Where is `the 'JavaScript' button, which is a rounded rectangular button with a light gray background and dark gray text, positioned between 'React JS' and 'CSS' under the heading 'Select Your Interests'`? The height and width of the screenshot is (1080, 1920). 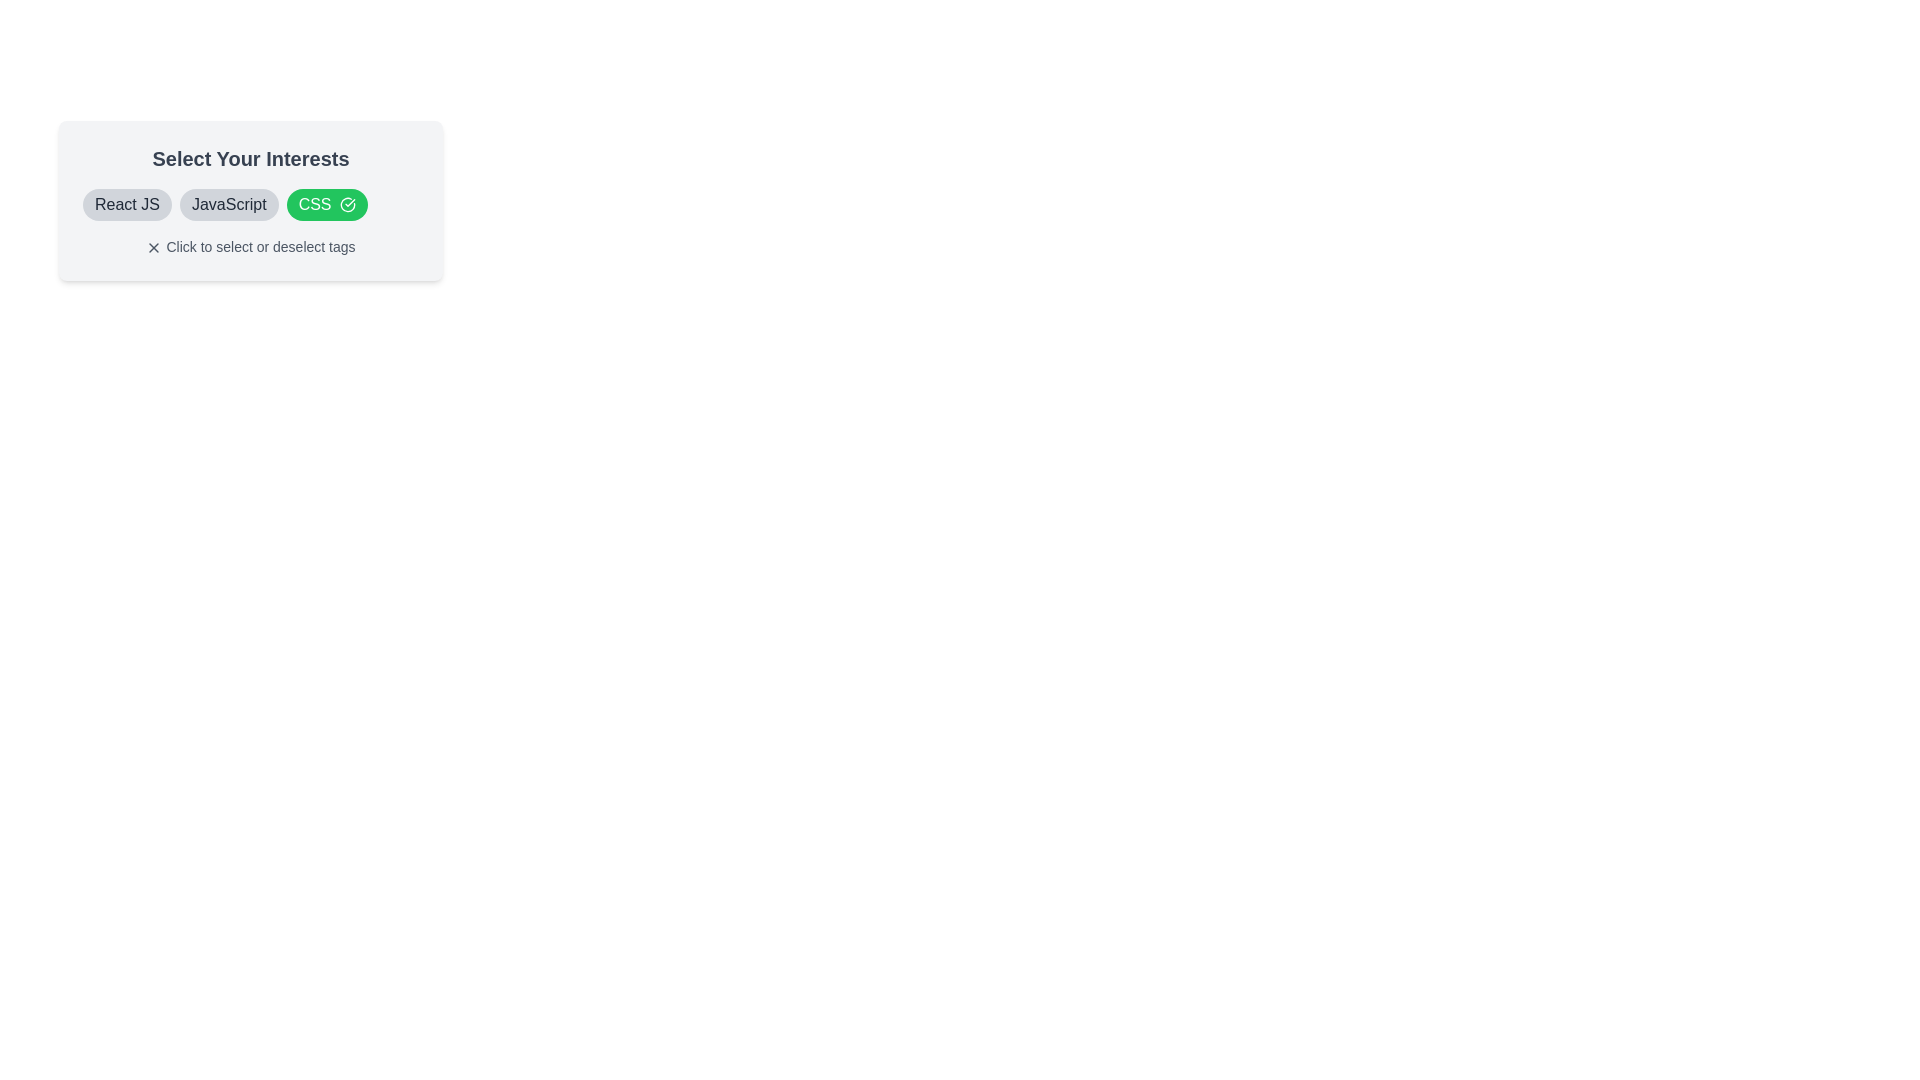
the 'JavaScript' button, which is a rounded rectangular button with a light gray background and dark gray text, positioned between 'React JS' and 'CSS' under the heading 'Select Your Interests' is located at coordinates (229, 204).